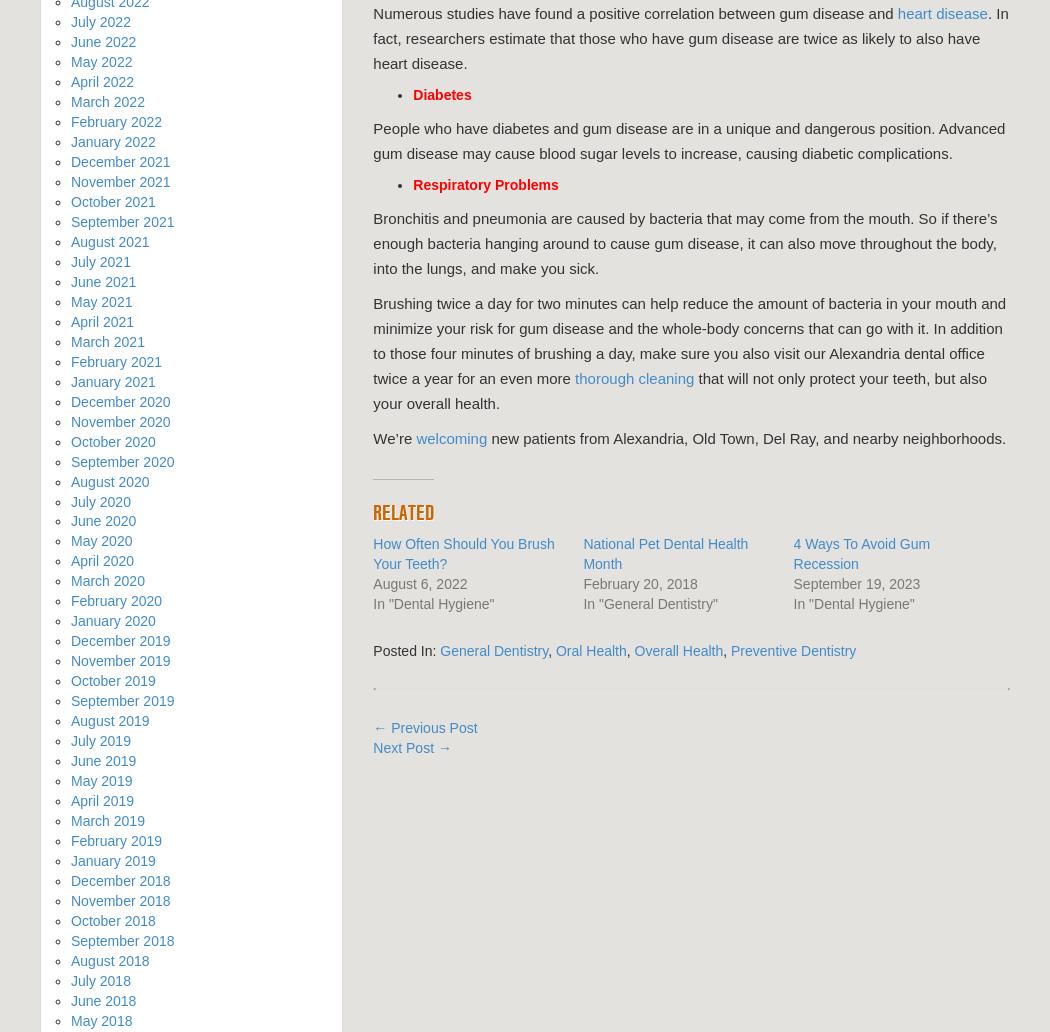 Image resolution: width=1050 pixels, height=1032 pixels. I want to click on 'We’re', so click(394, 437).